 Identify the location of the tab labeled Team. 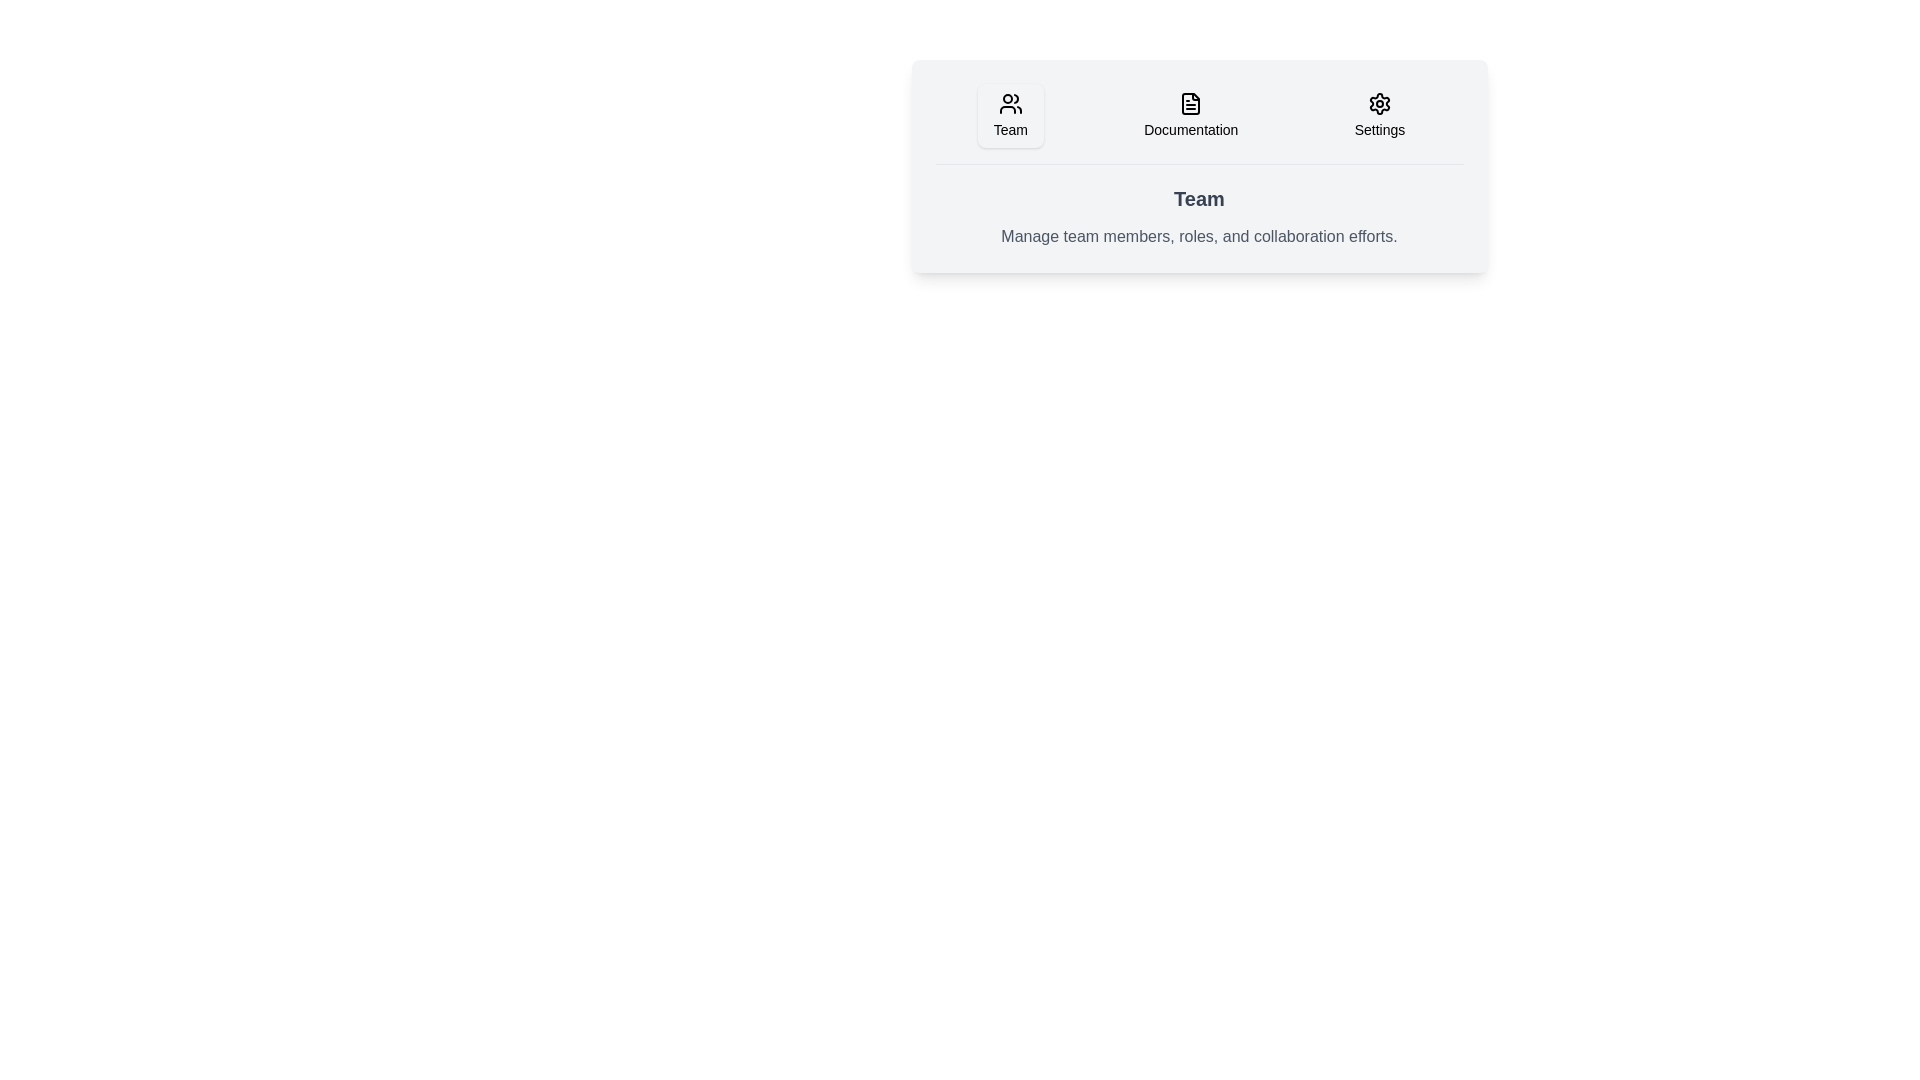
(1010, 115).